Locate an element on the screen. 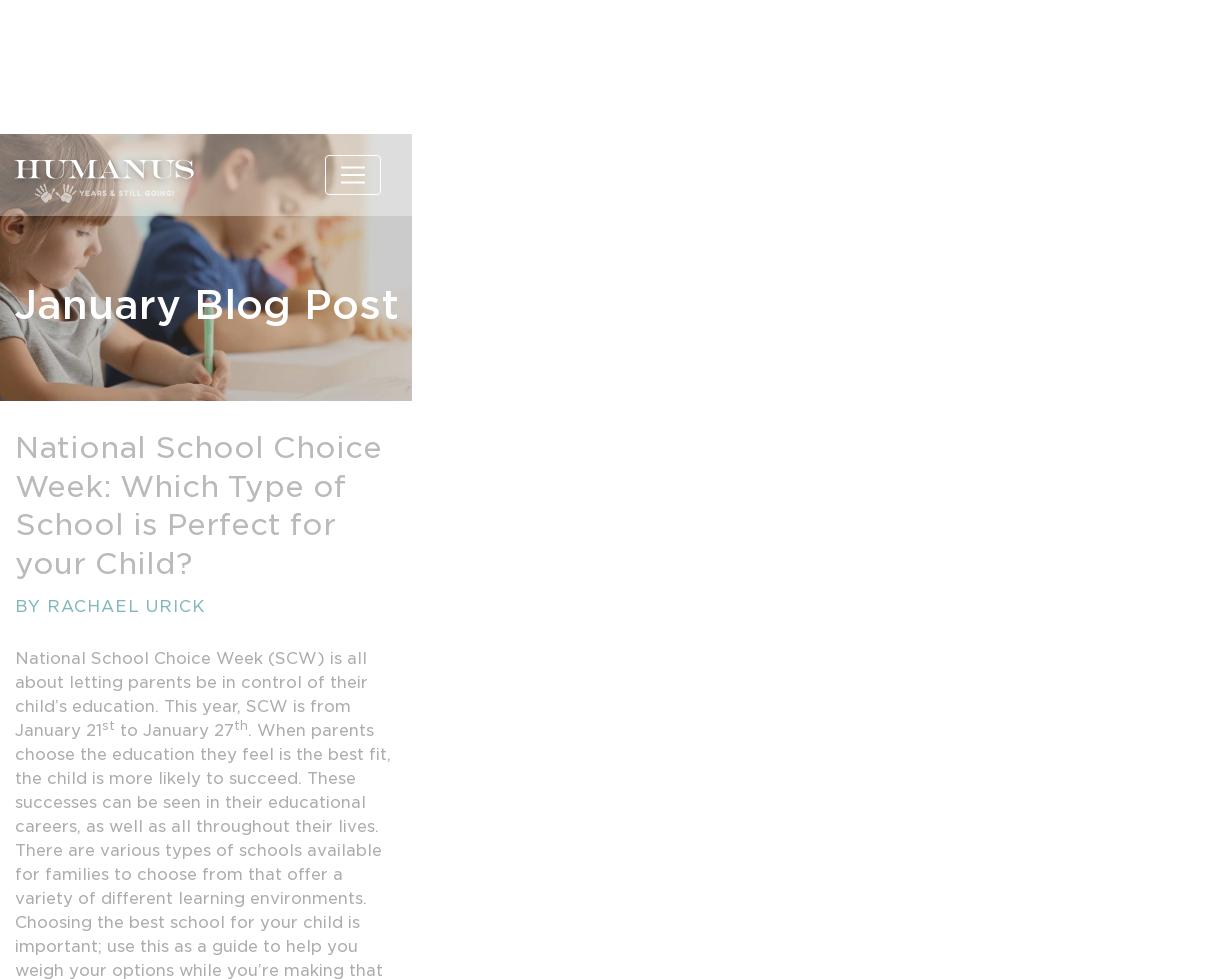 This screenshot has width=1226, height=979. 'If you’ve been curious about the different kinds of schools available to you, hopefully, this material can help lead you in the right direction. Choosing the school that best fits your child’s learning needs and also works best for your family is an important decision with significant effects, so it’s important for you to weigh all your options and do plenty of research.' is located at coordinates (198, 495).